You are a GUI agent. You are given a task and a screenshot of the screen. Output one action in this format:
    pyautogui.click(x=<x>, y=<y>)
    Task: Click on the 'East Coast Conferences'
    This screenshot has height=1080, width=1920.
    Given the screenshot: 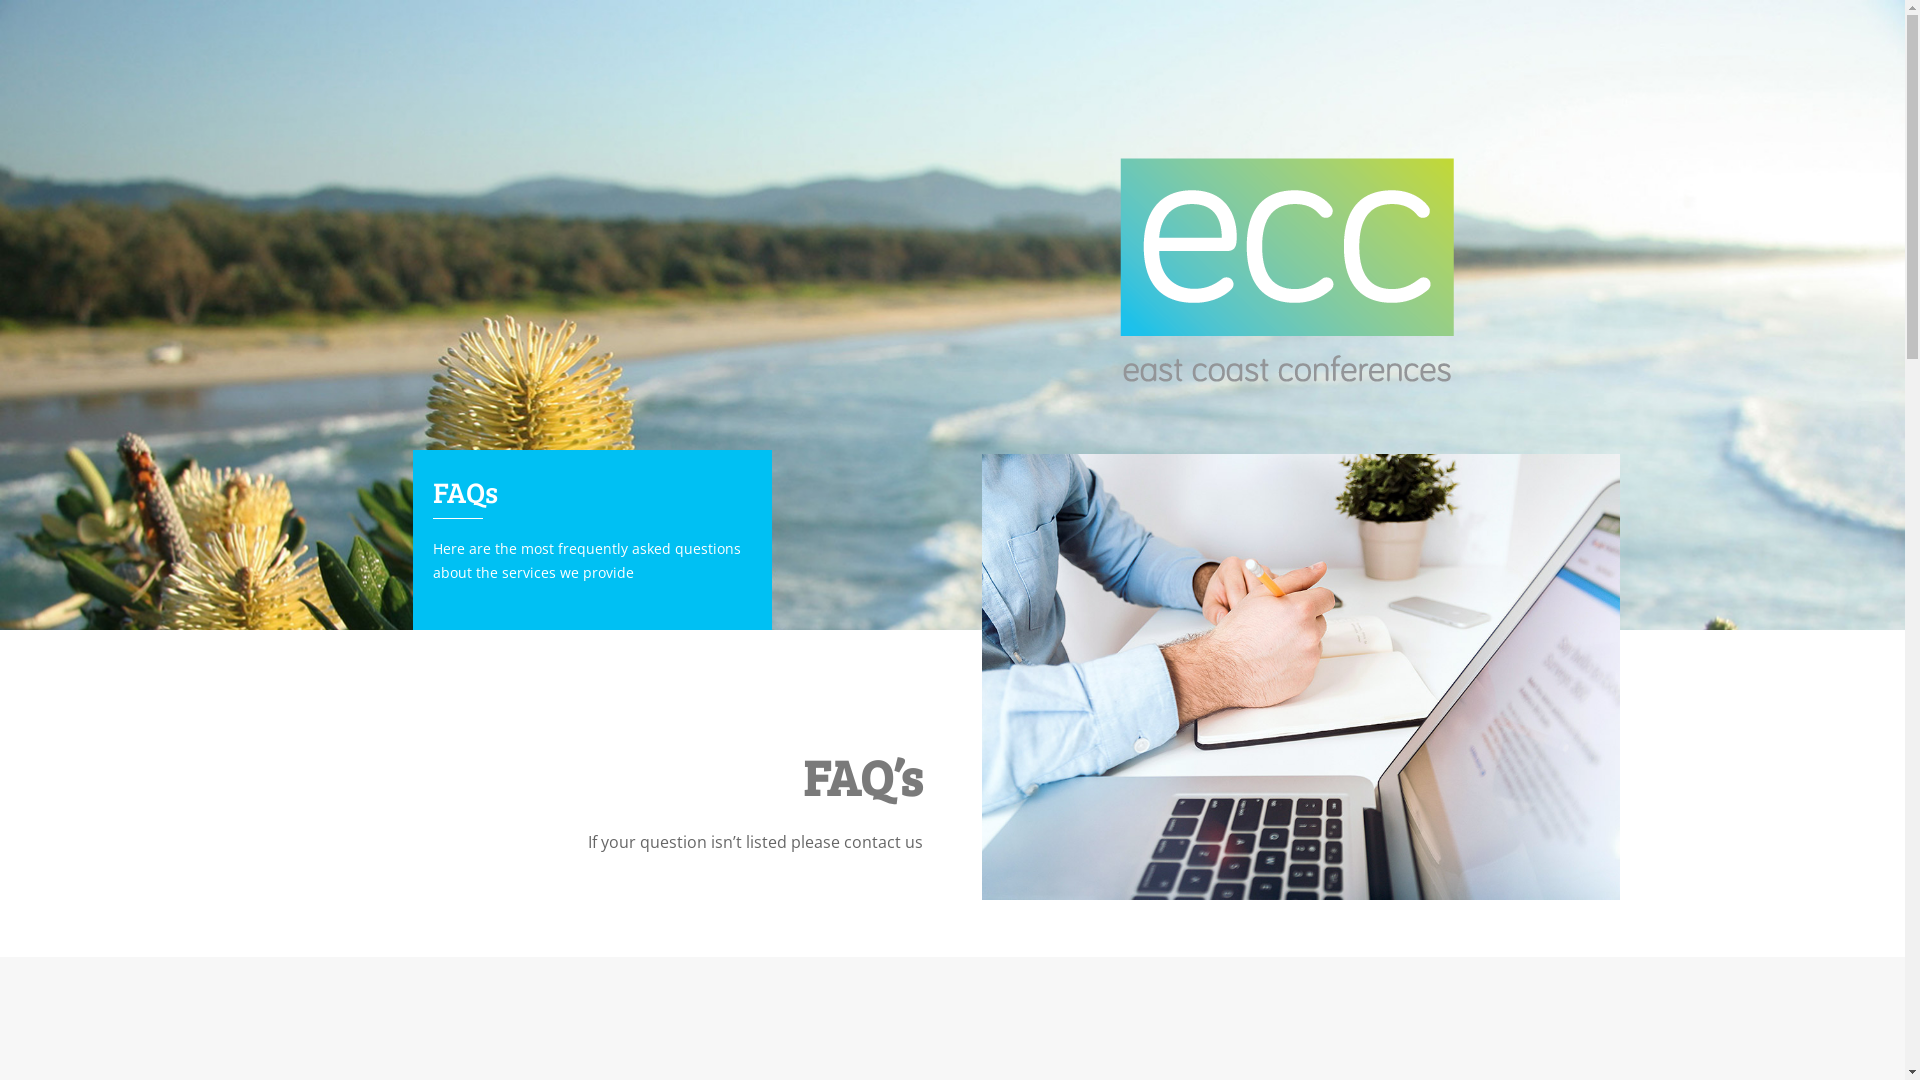 What is the action you would take?
    pyautogui.click(x=1288, y=270)
    